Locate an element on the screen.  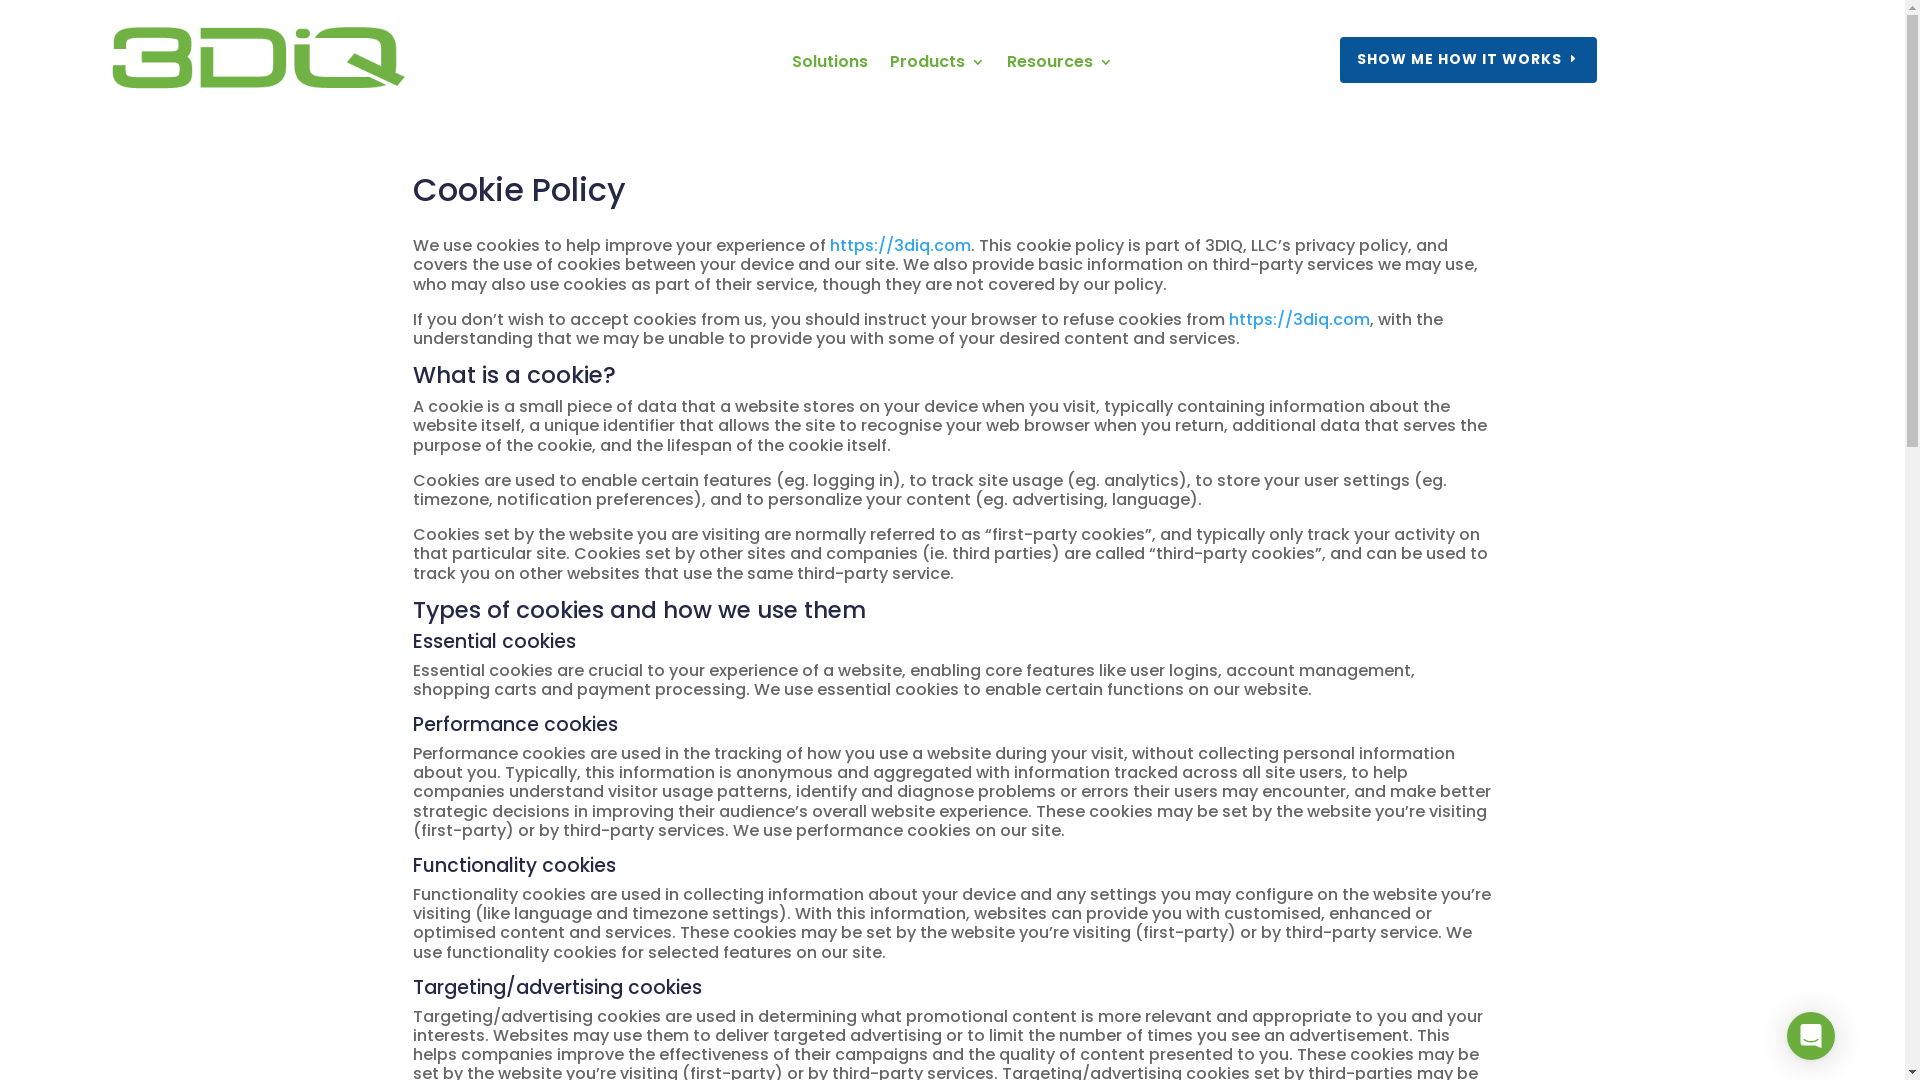
'SHOW ME HOW IT WORKS' is located at coordinates (1468, 59).